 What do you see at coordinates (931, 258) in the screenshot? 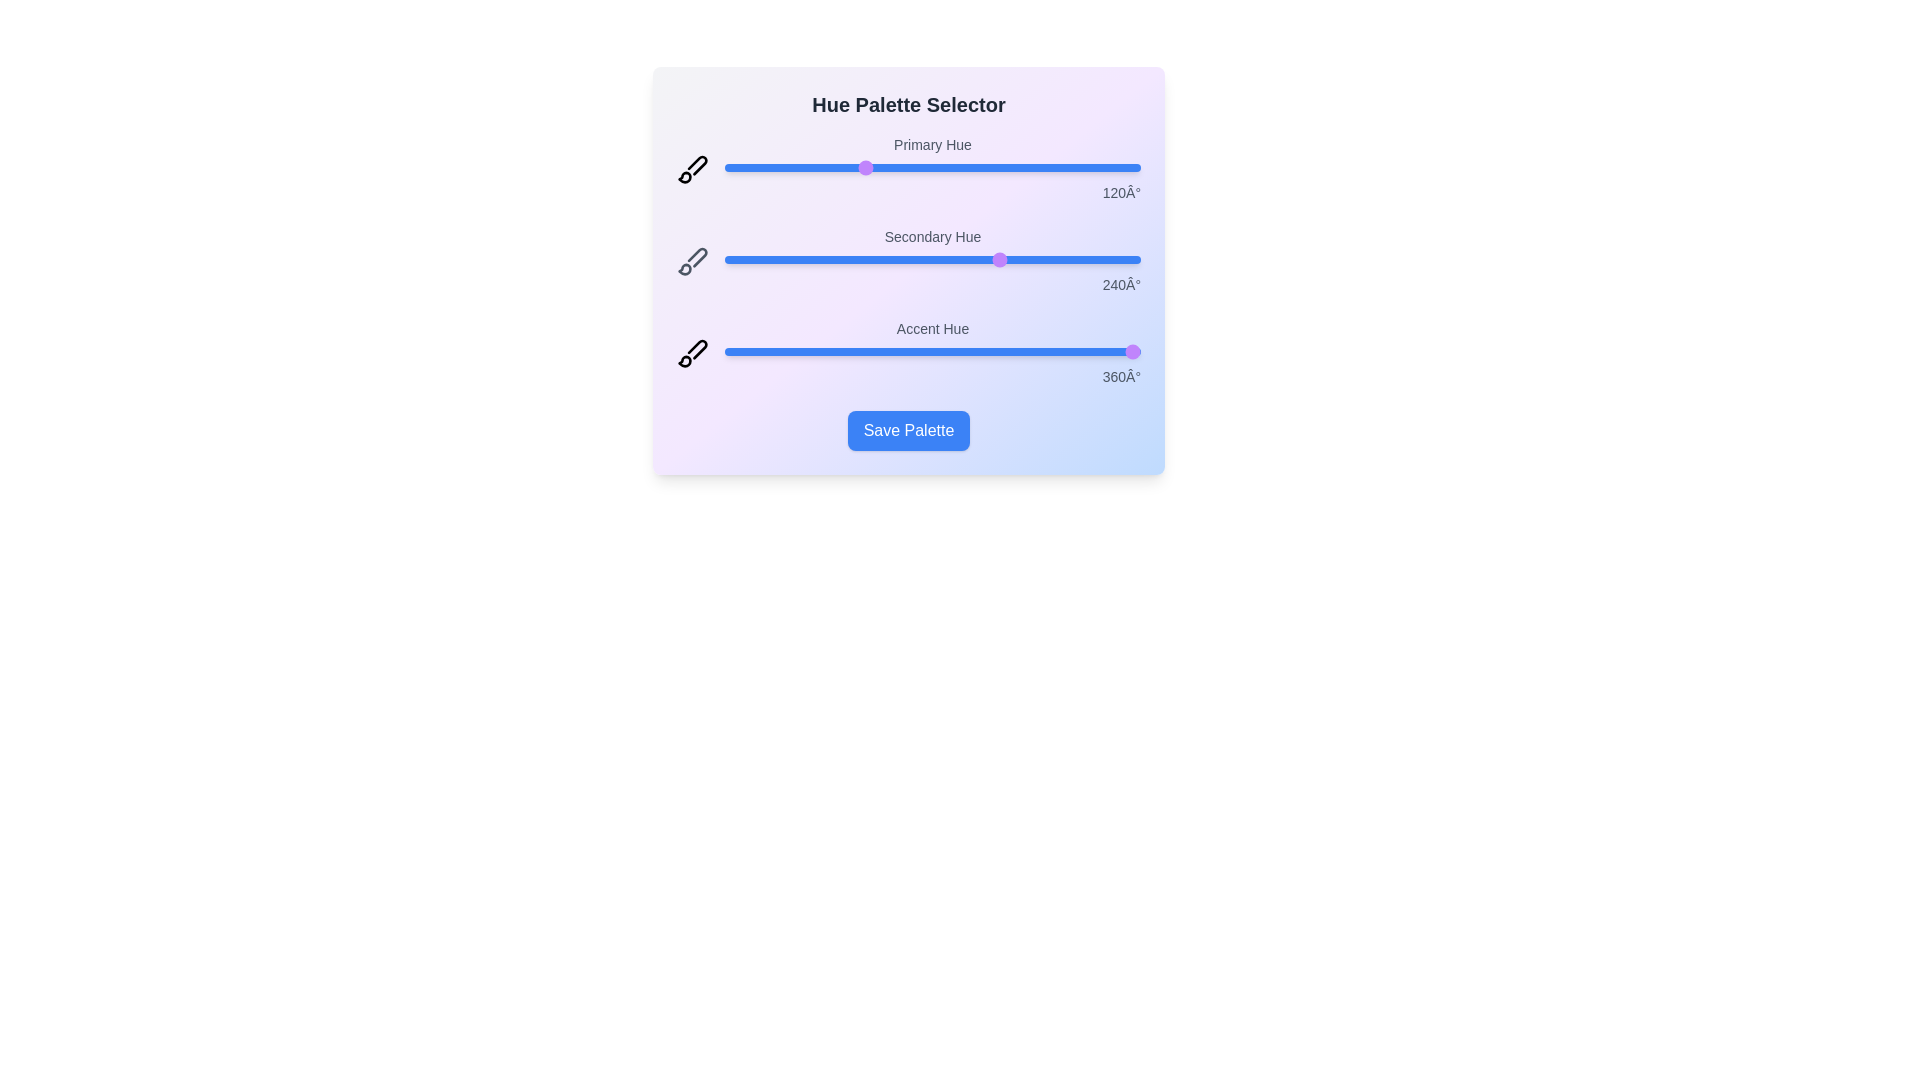
I see `the secondary slider to observe its behavior` at bounding box center [931, 258].